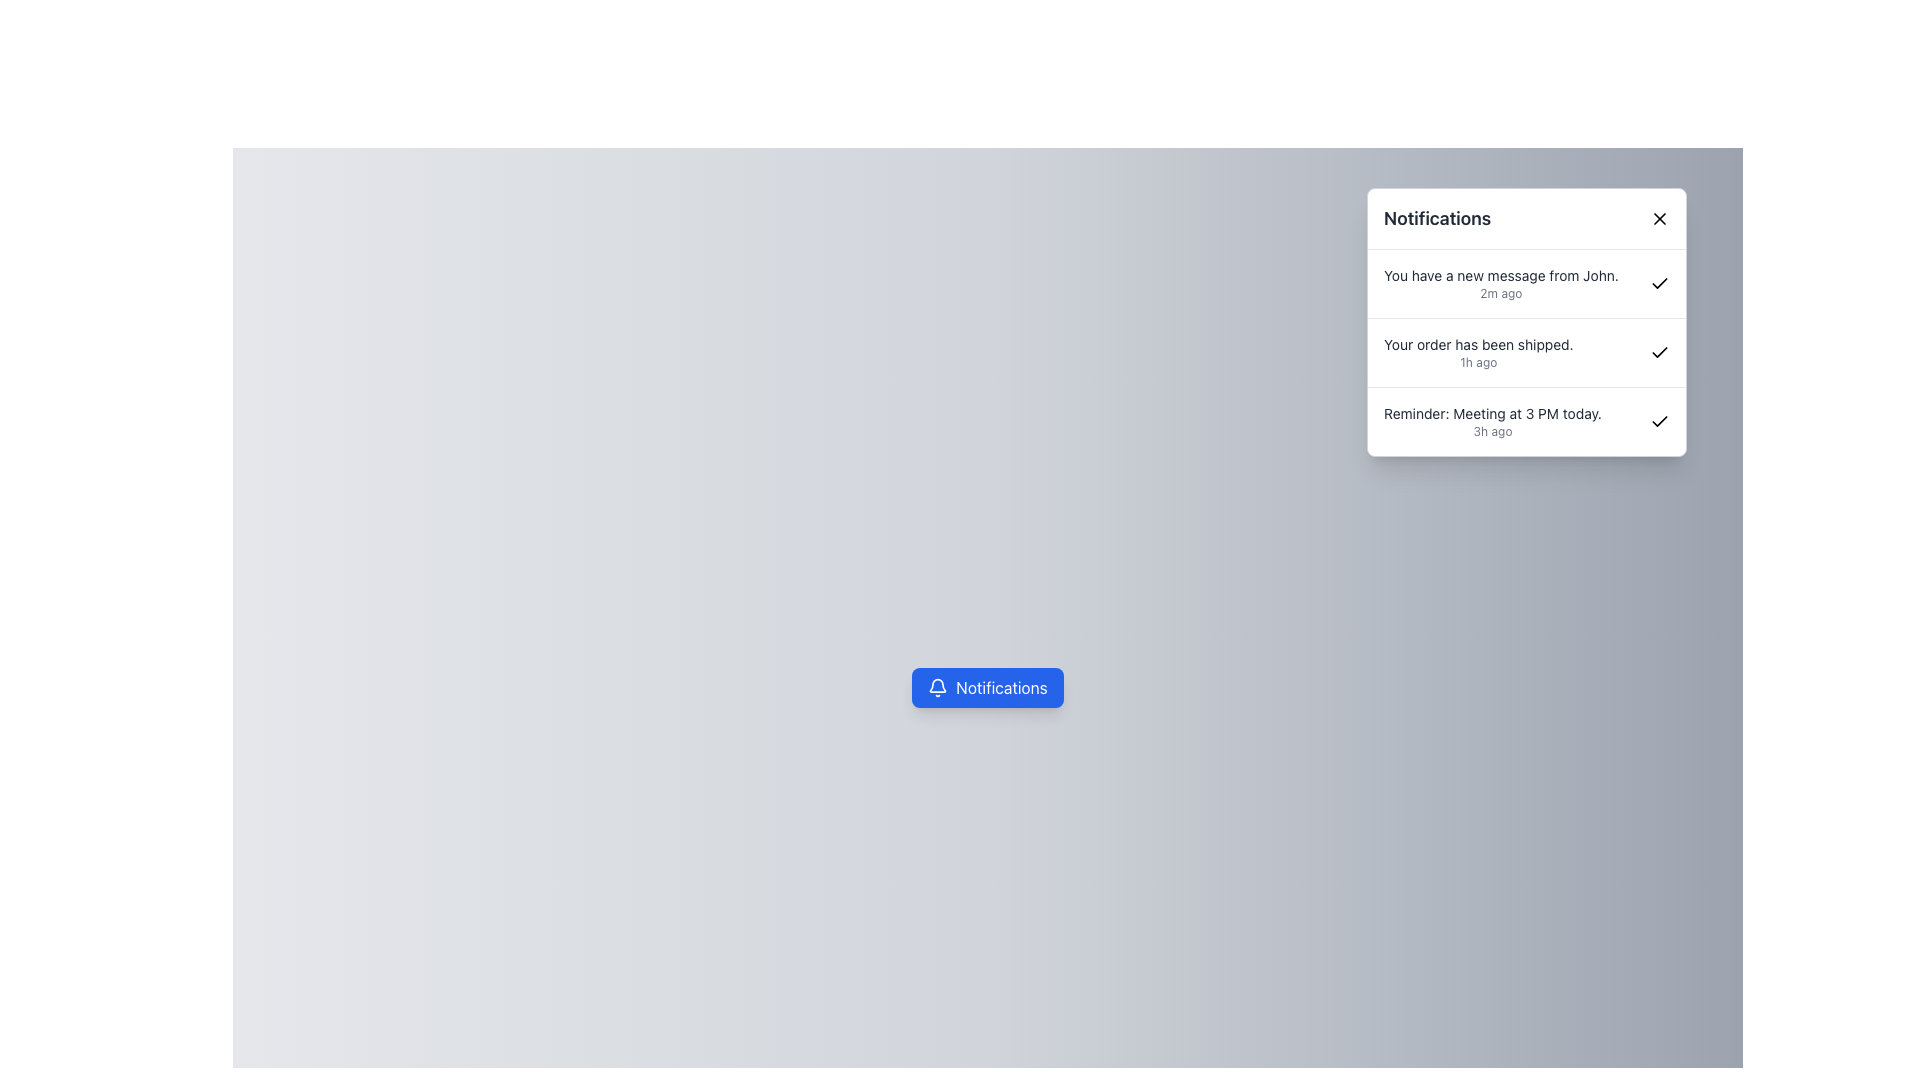  Describe the element at coordinates (1501, 284) in the screenshot. I see `the first notification message in the Notifications panel, which contains the text 'You have a new message from John.'` at that location.